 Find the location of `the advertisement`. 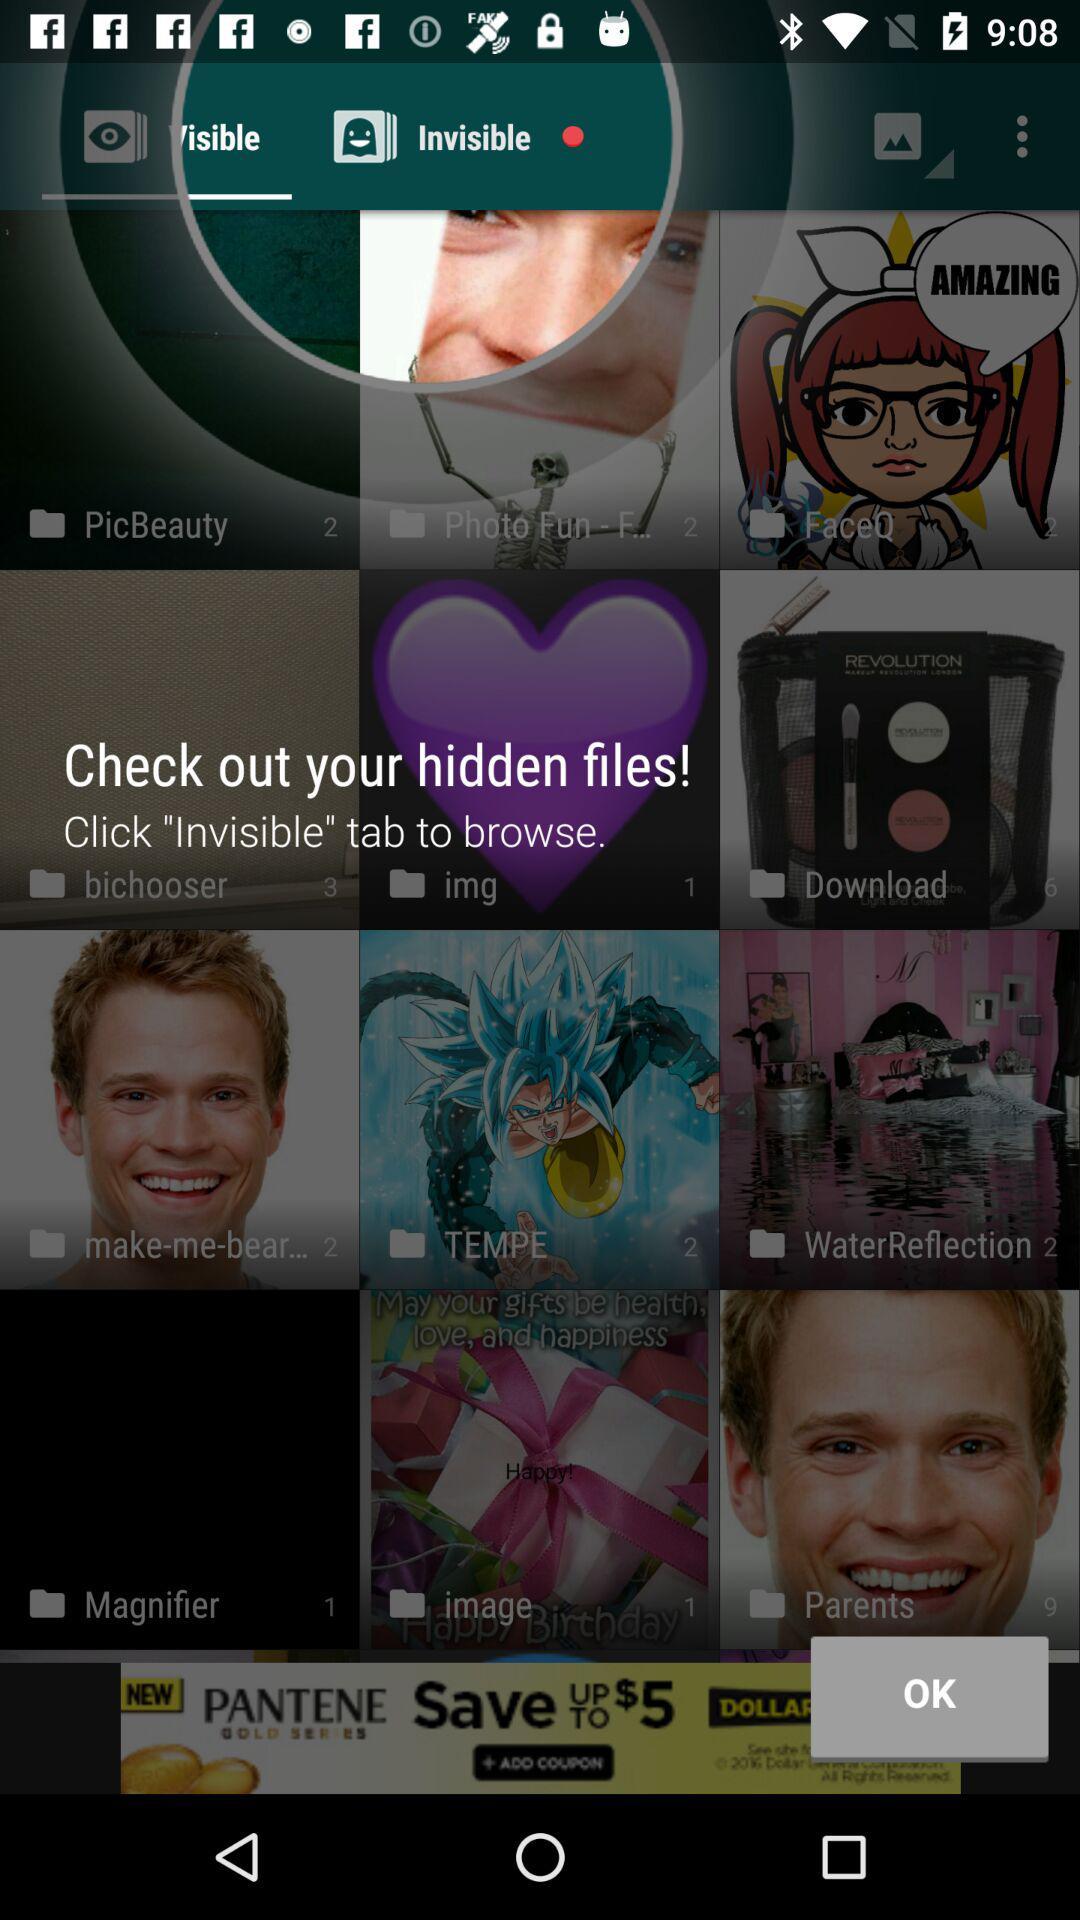

the advertisement is located at coordinates (540, 1727).